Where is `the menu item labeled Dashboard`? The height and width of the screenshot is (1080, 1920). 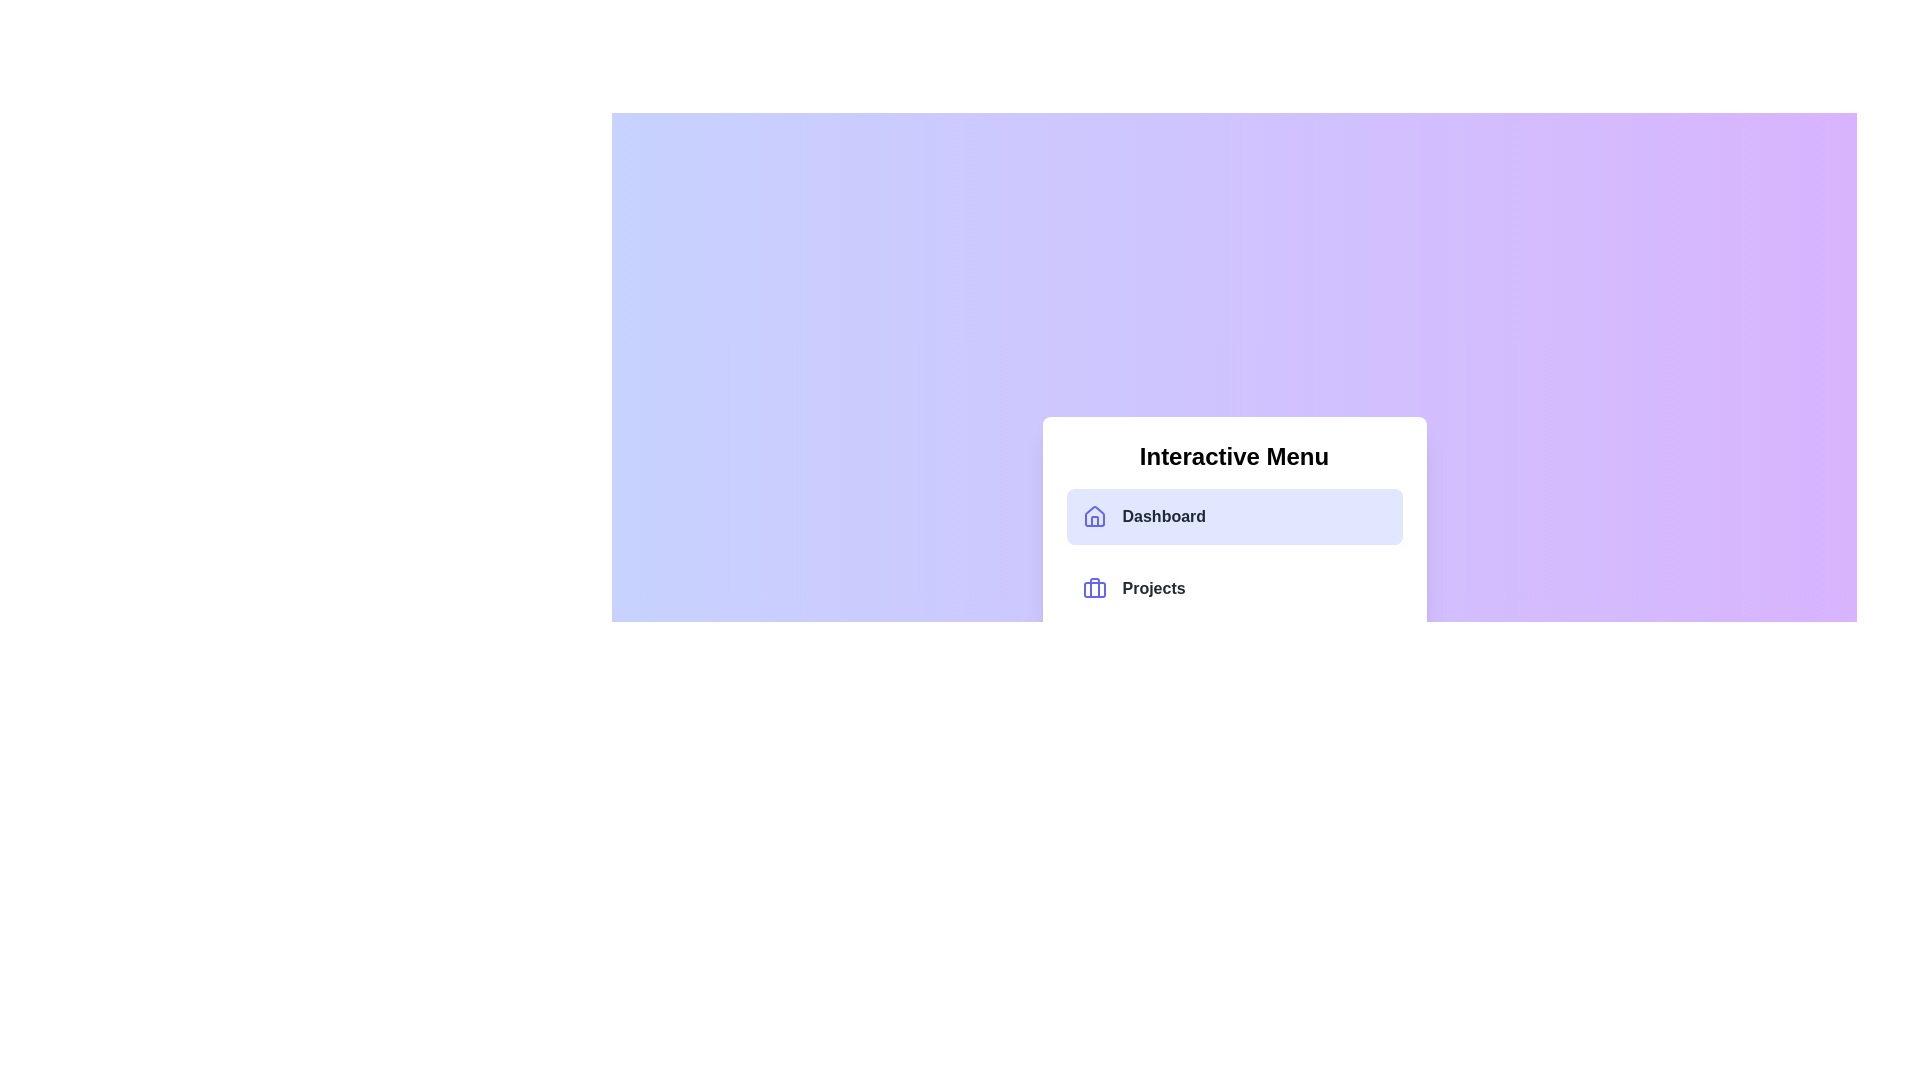
the menu item labeled Dashboard is located at coordinates (1233, 515).